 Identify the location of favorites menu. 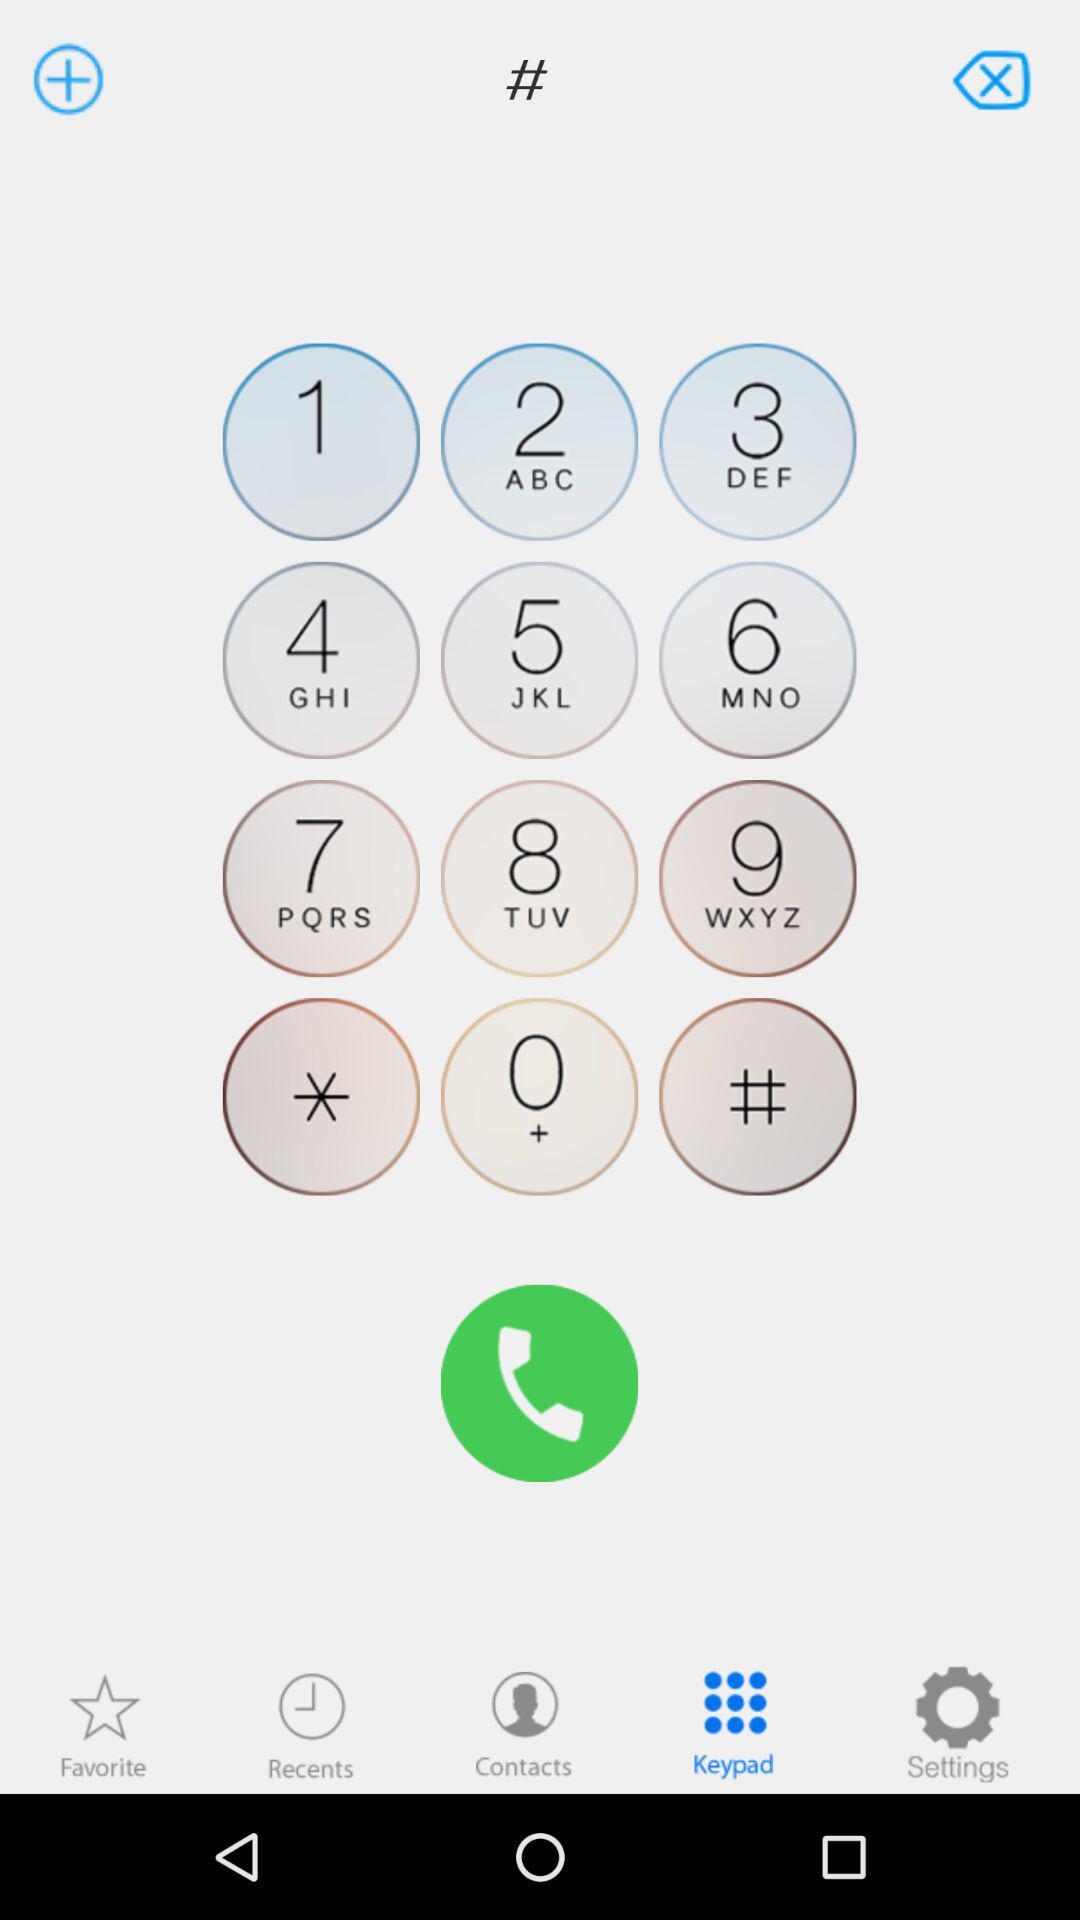
(103, 1723).